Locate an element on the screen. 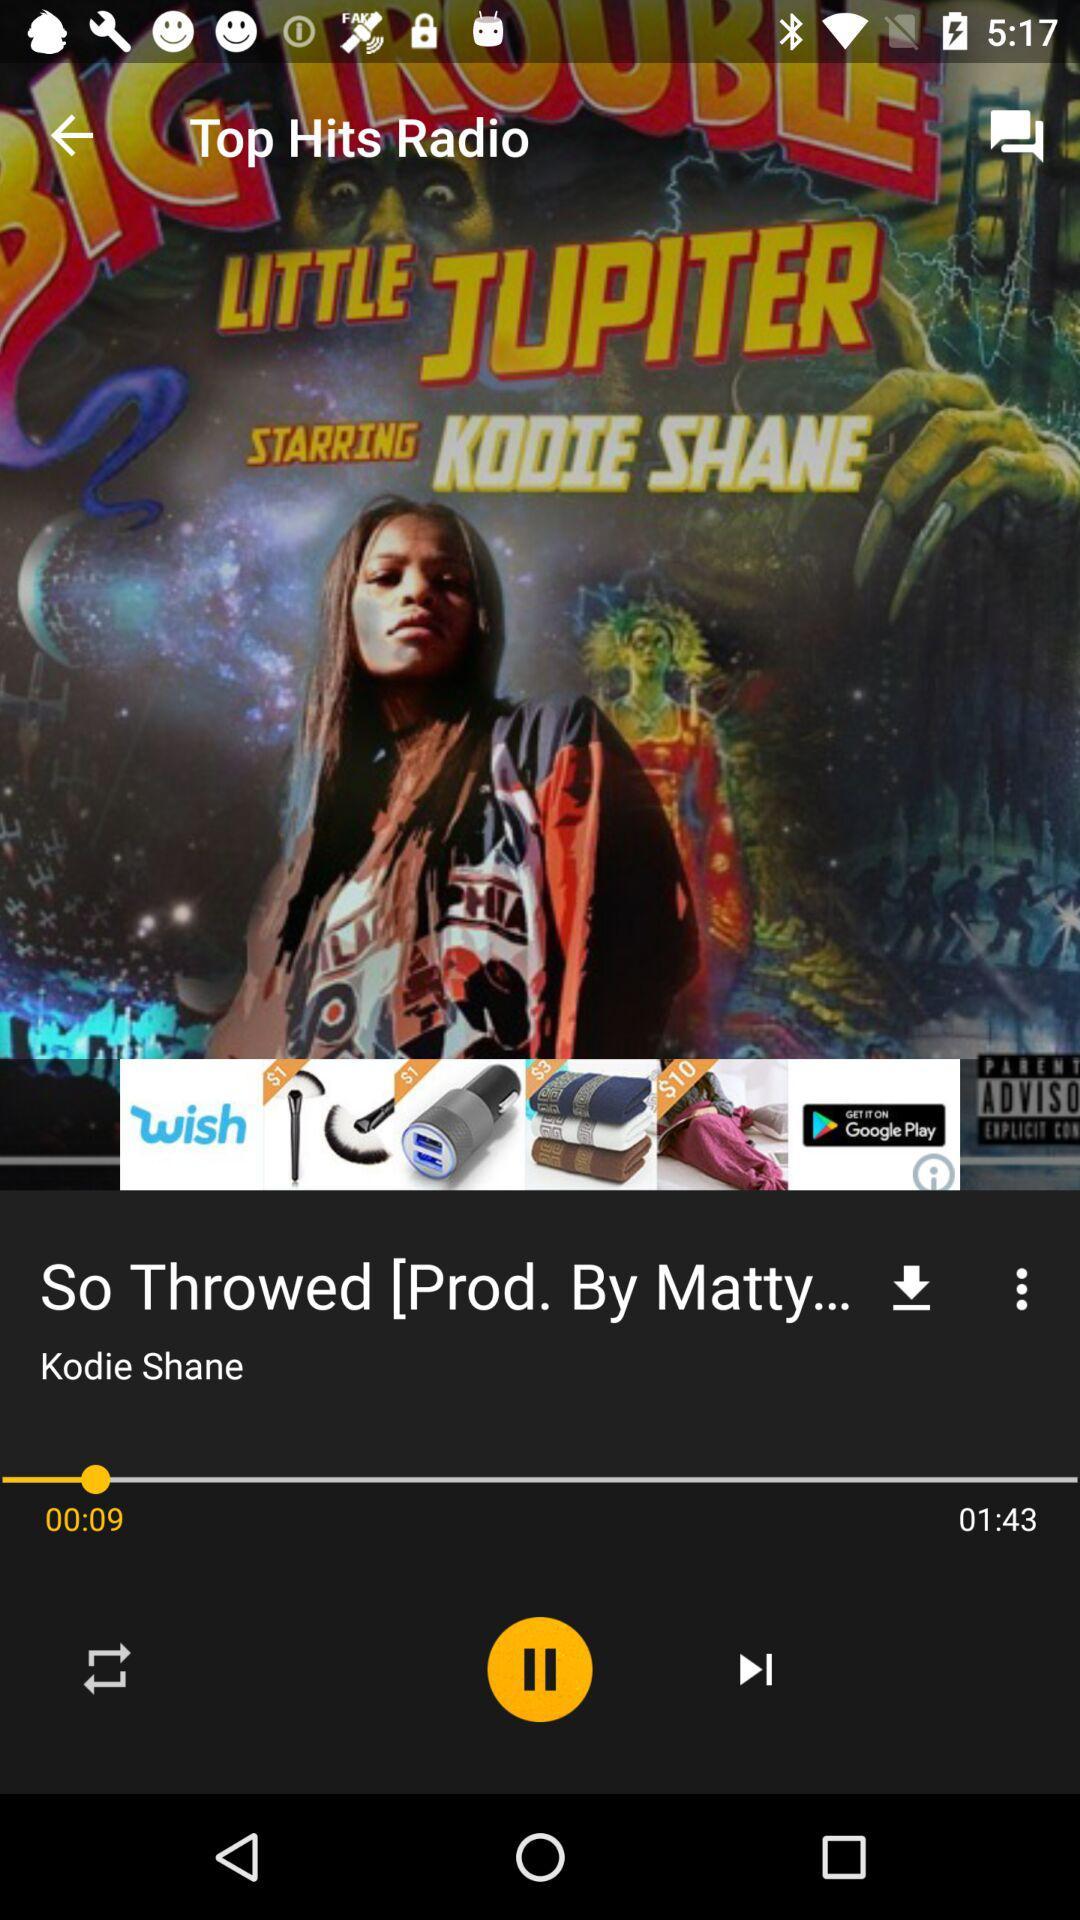  the item to the left of the 01:43 icon is located at coordinates (756, 1669).